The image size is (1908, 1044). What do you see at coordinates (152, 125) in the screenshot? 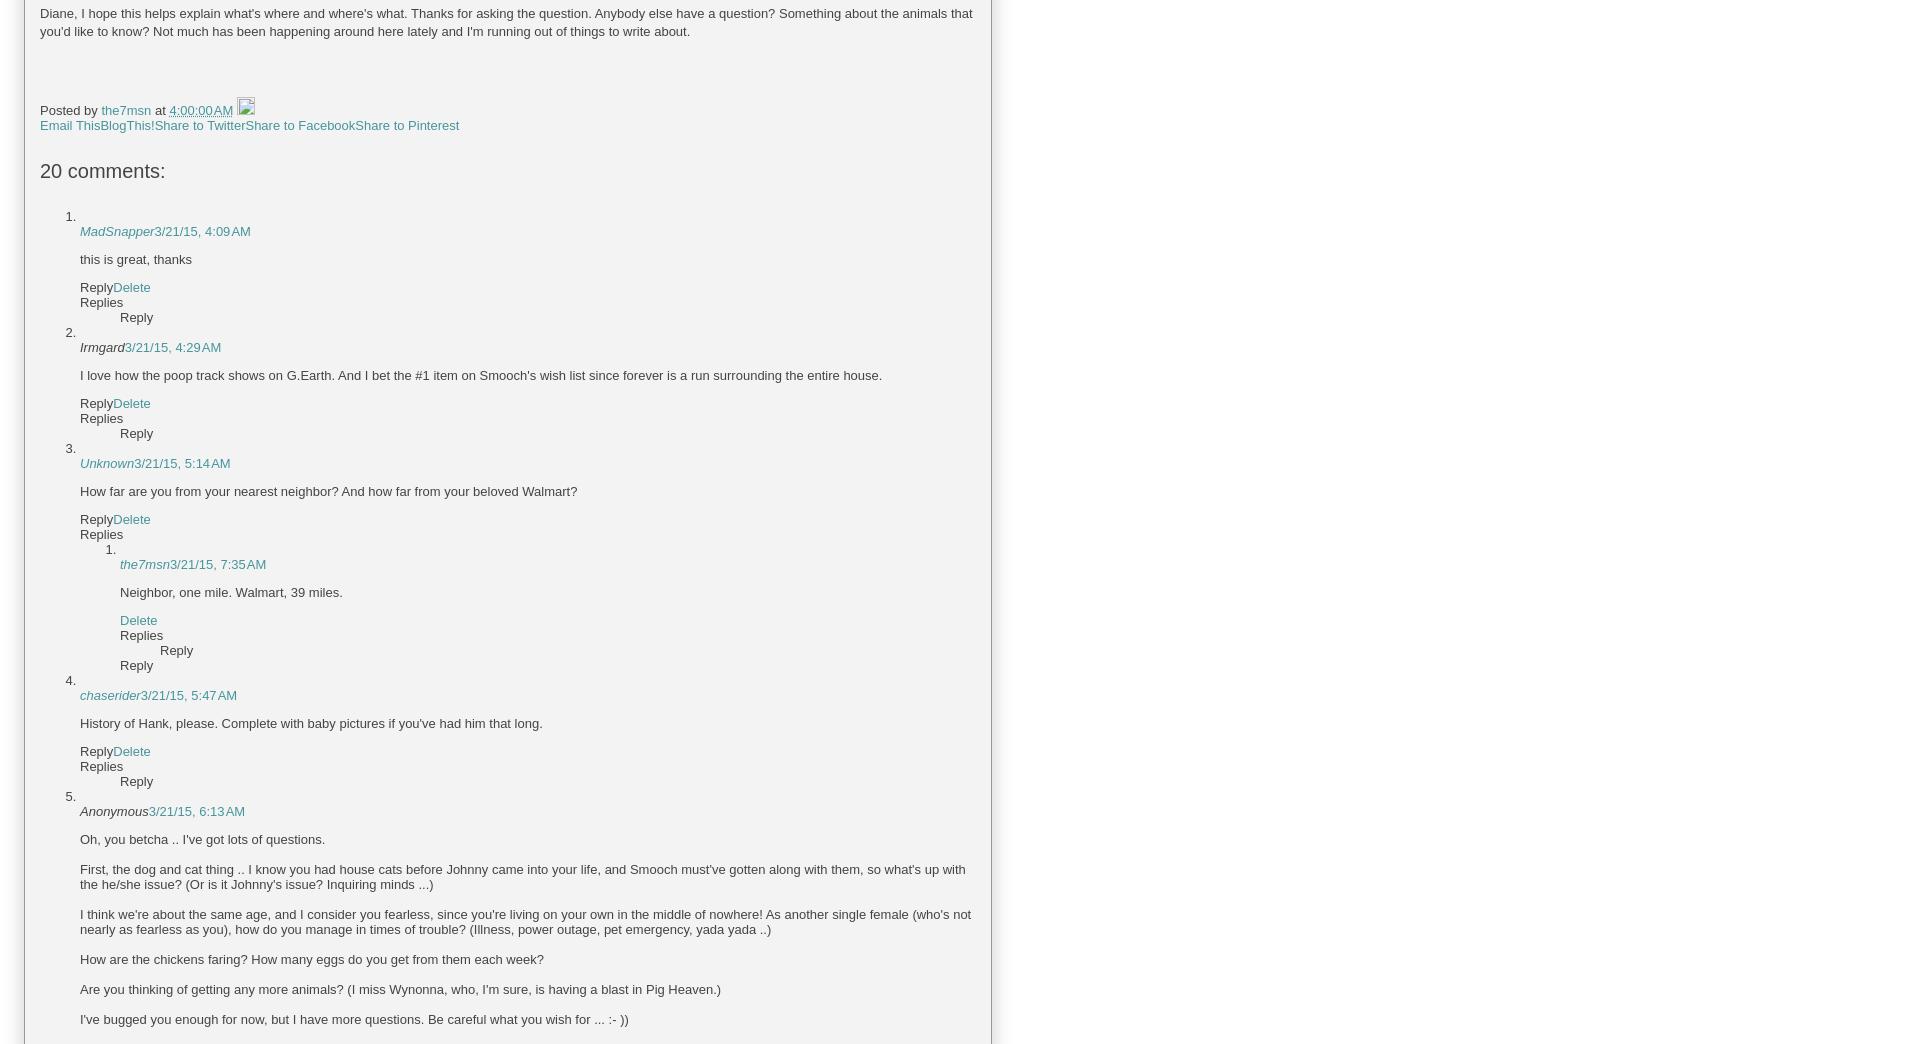
I see `'Share to Twitter'` at bounding box center [152, 125].